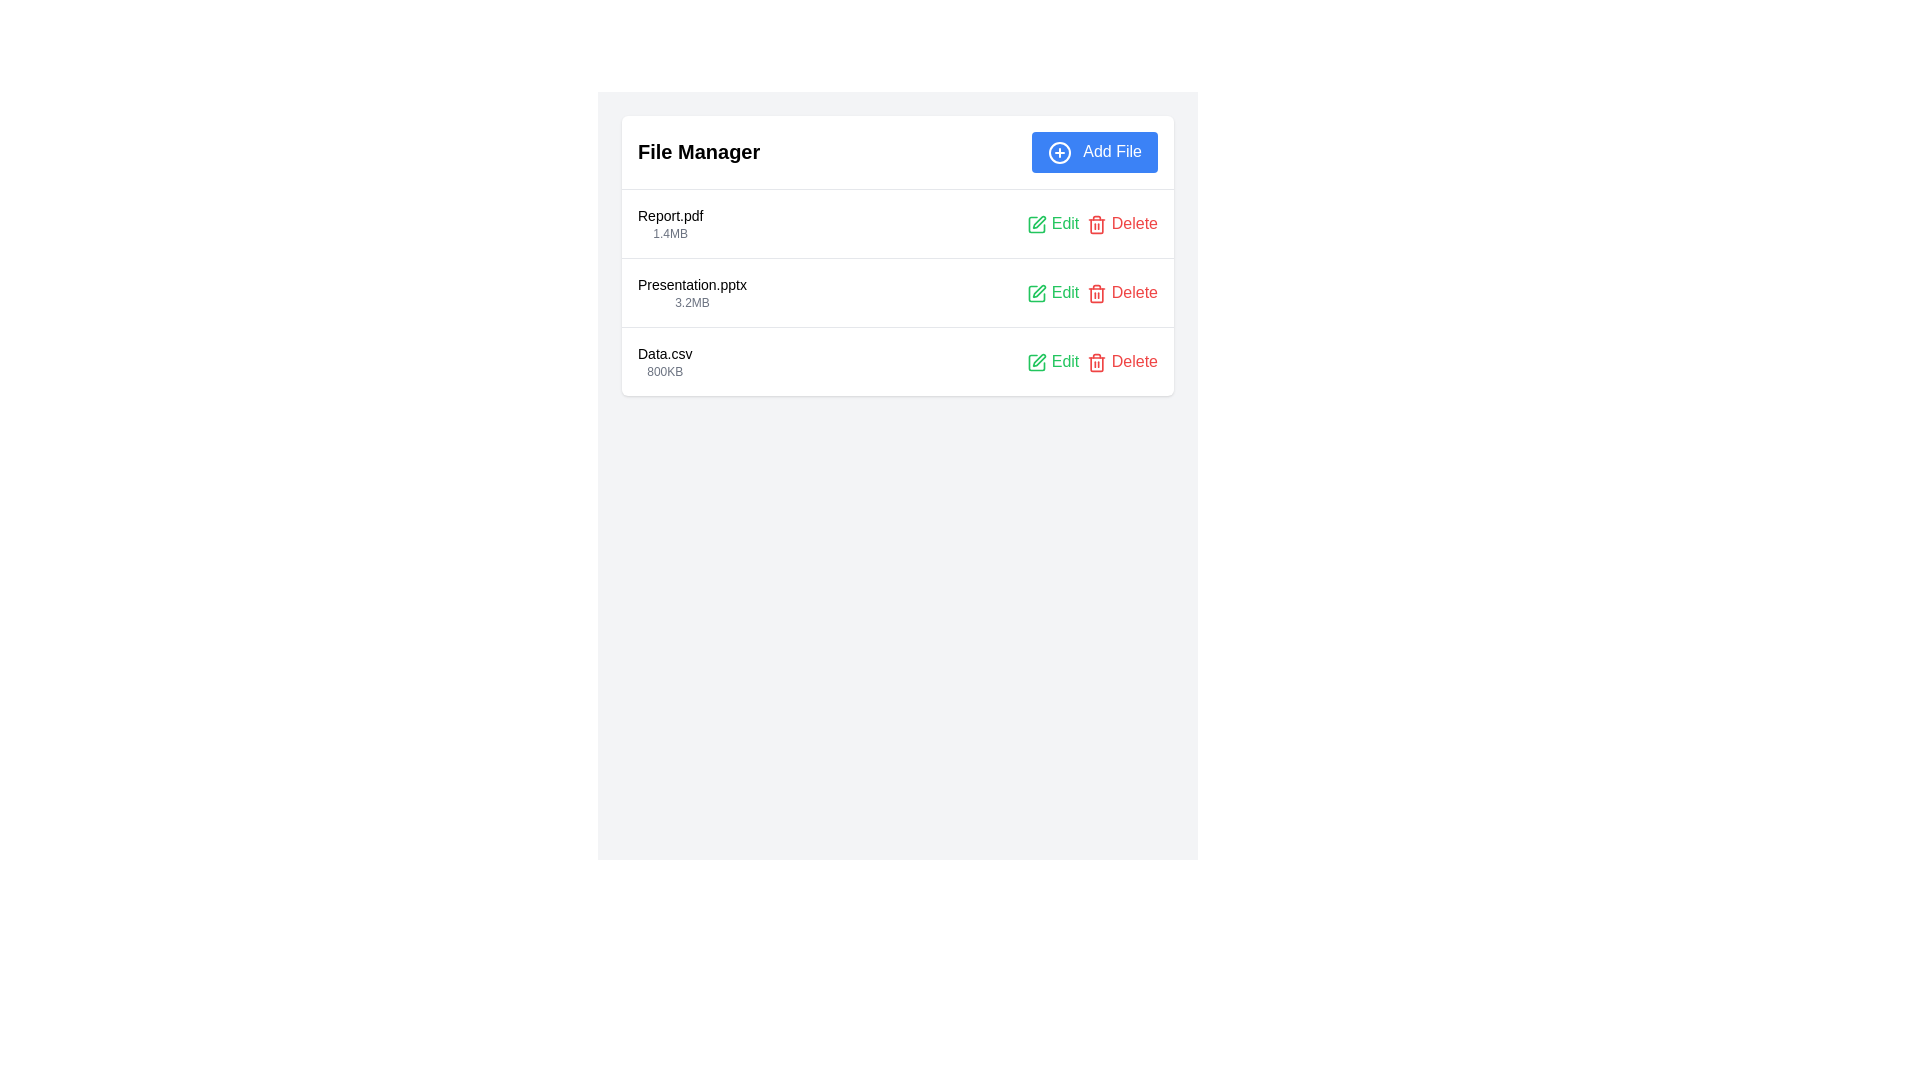 This screenshot has height=1080, width=1920. I want to click on the text display showing 'Report.pdf' and '1.4MB' to copy the file name and size, so click(670, 223).